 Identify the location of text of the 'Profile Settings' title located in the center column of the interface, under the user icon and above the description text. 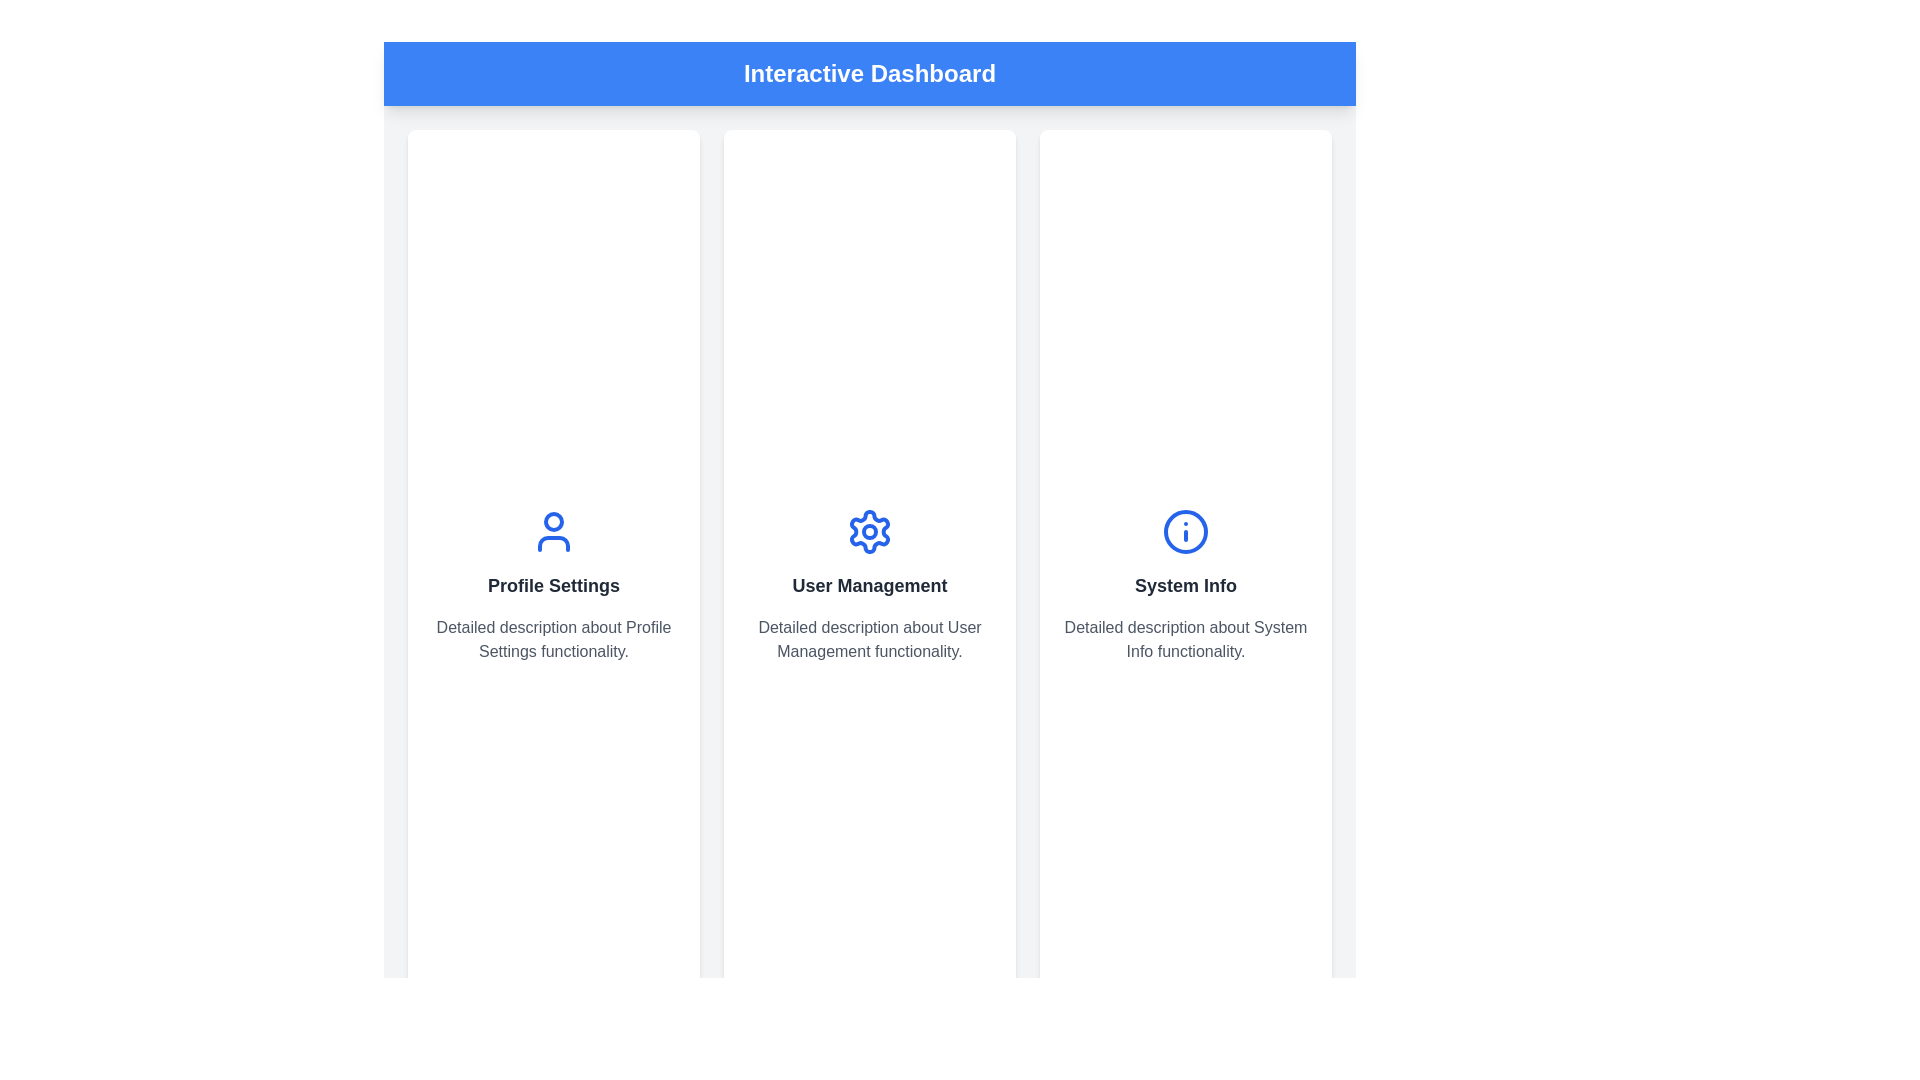
(553, 585).